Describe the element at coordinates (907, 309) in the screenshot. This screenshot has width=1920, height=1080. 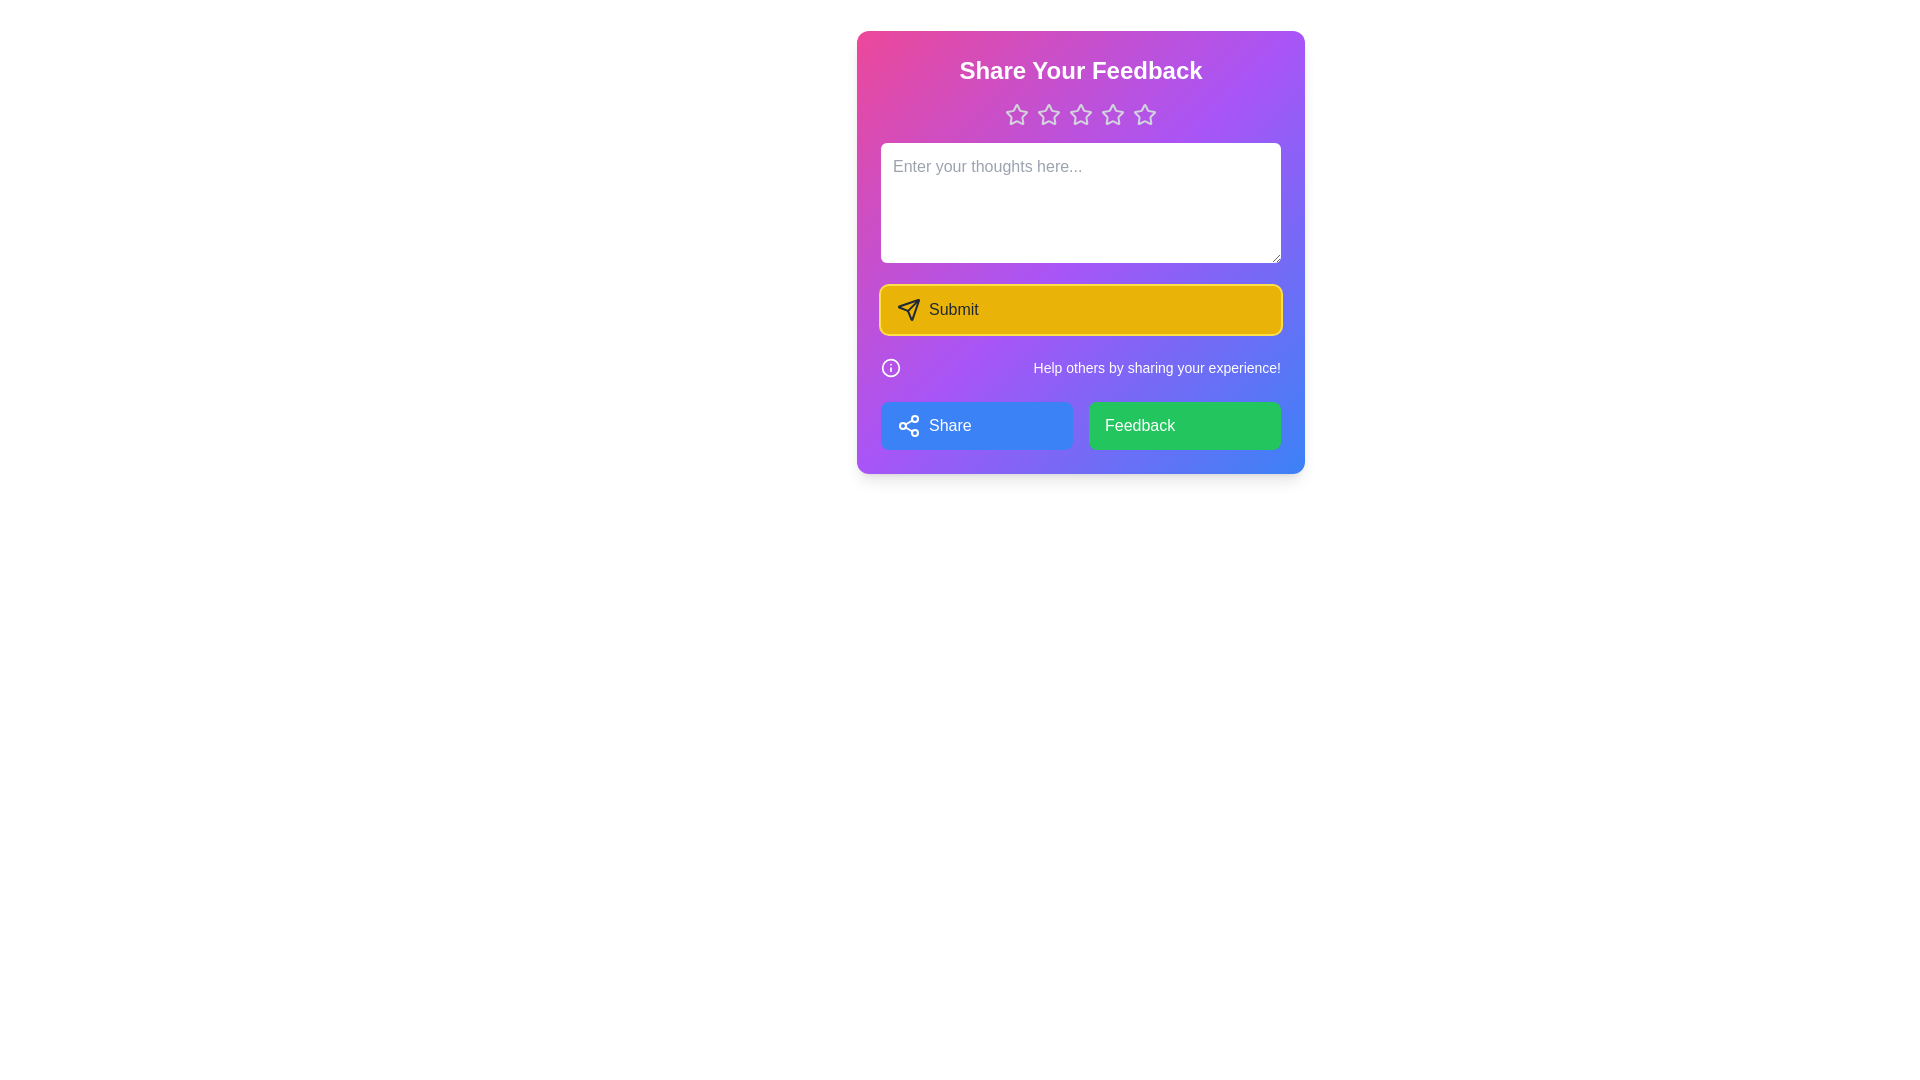
I see `the 'Submit' button, which is a yellow rectangular button located at the center of the feedback form` at that location.